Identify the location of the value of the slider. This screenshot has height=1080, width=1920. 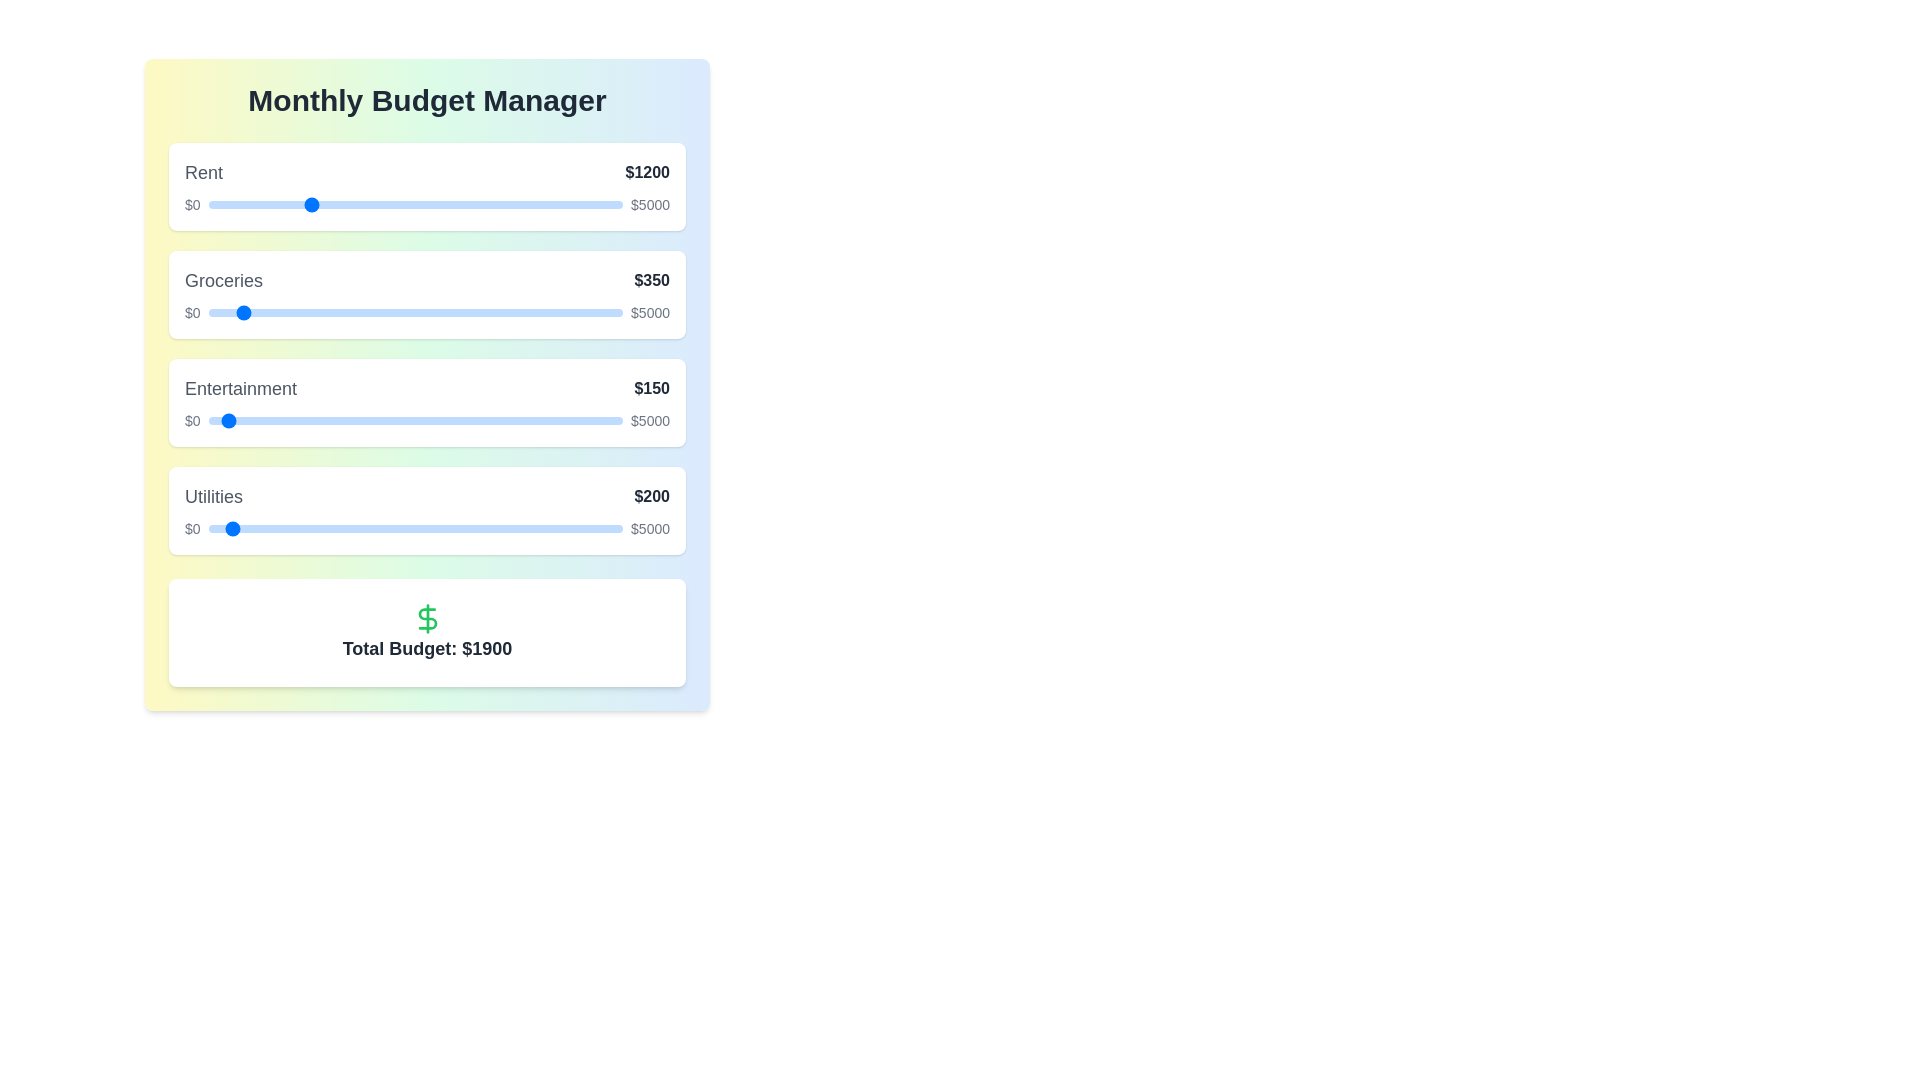
(585, 419).